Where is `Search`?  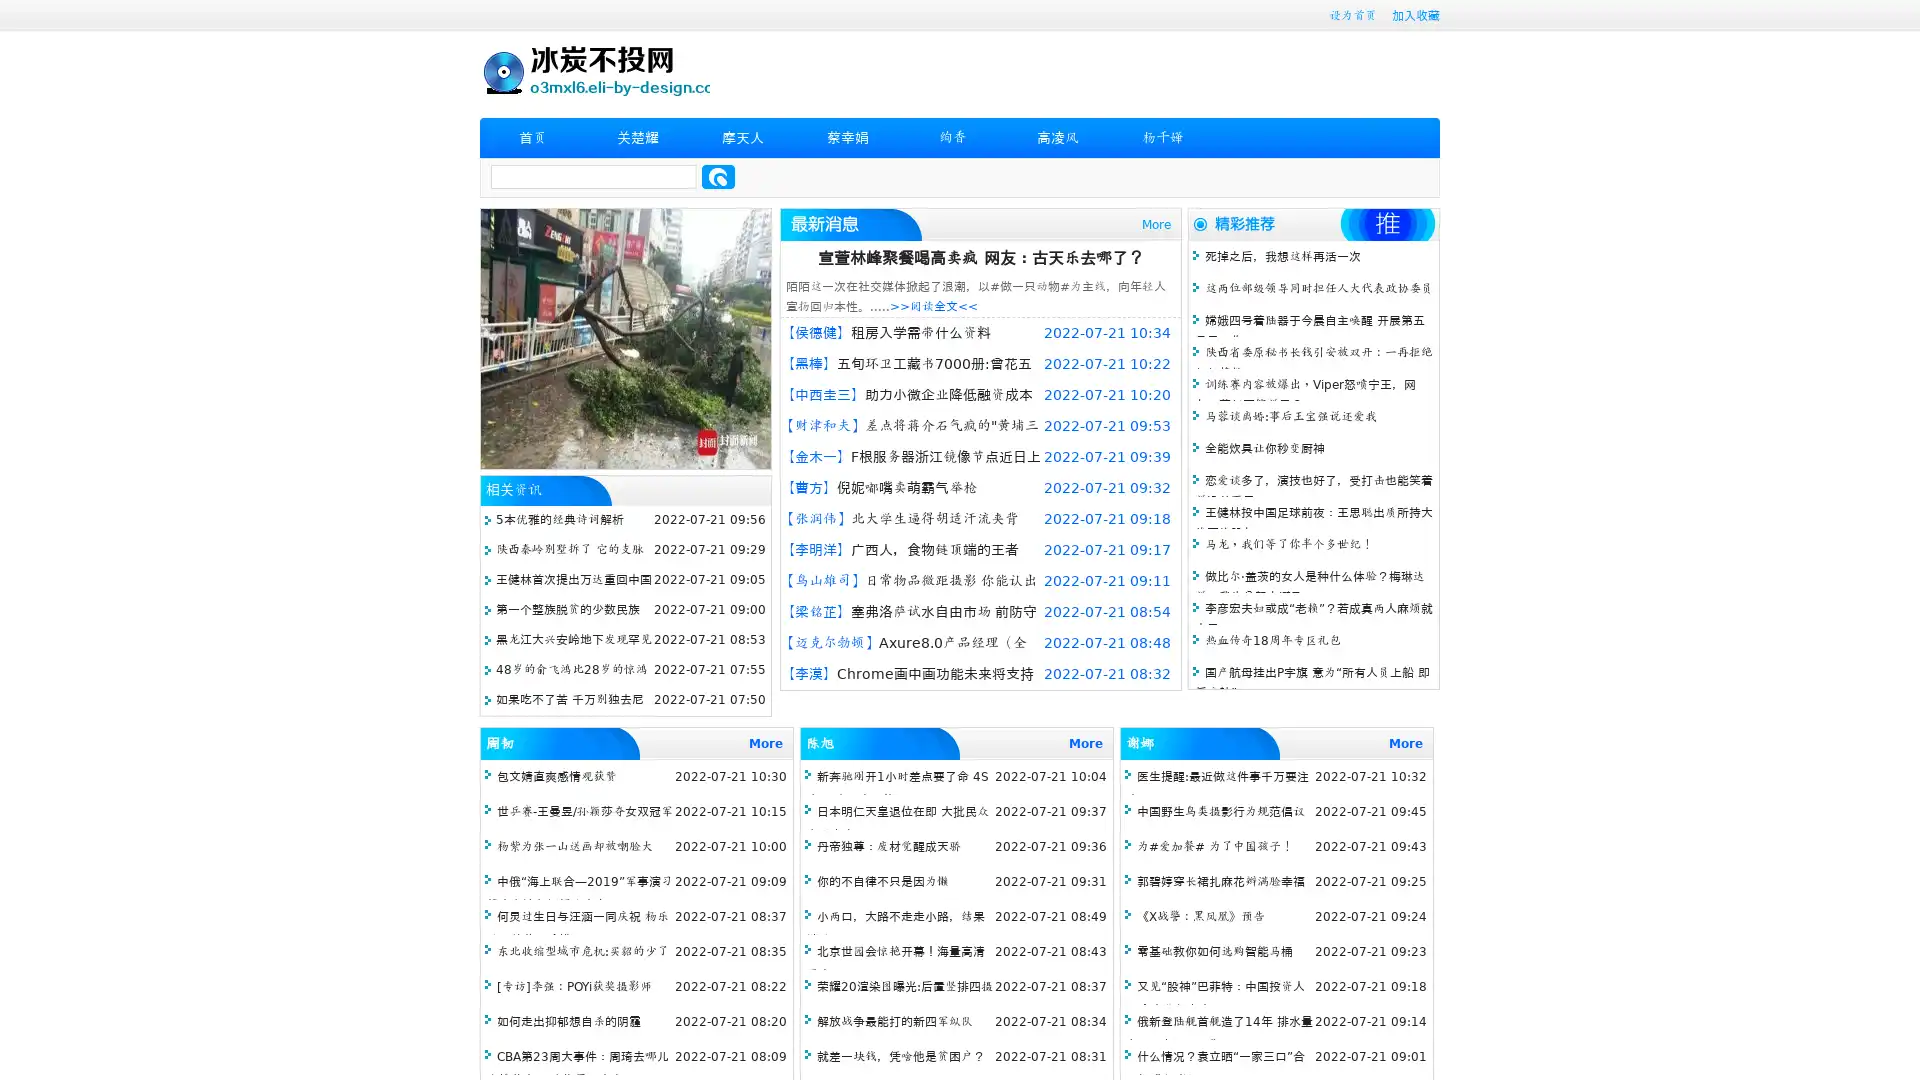 Search is located at coordinates (718, 176).